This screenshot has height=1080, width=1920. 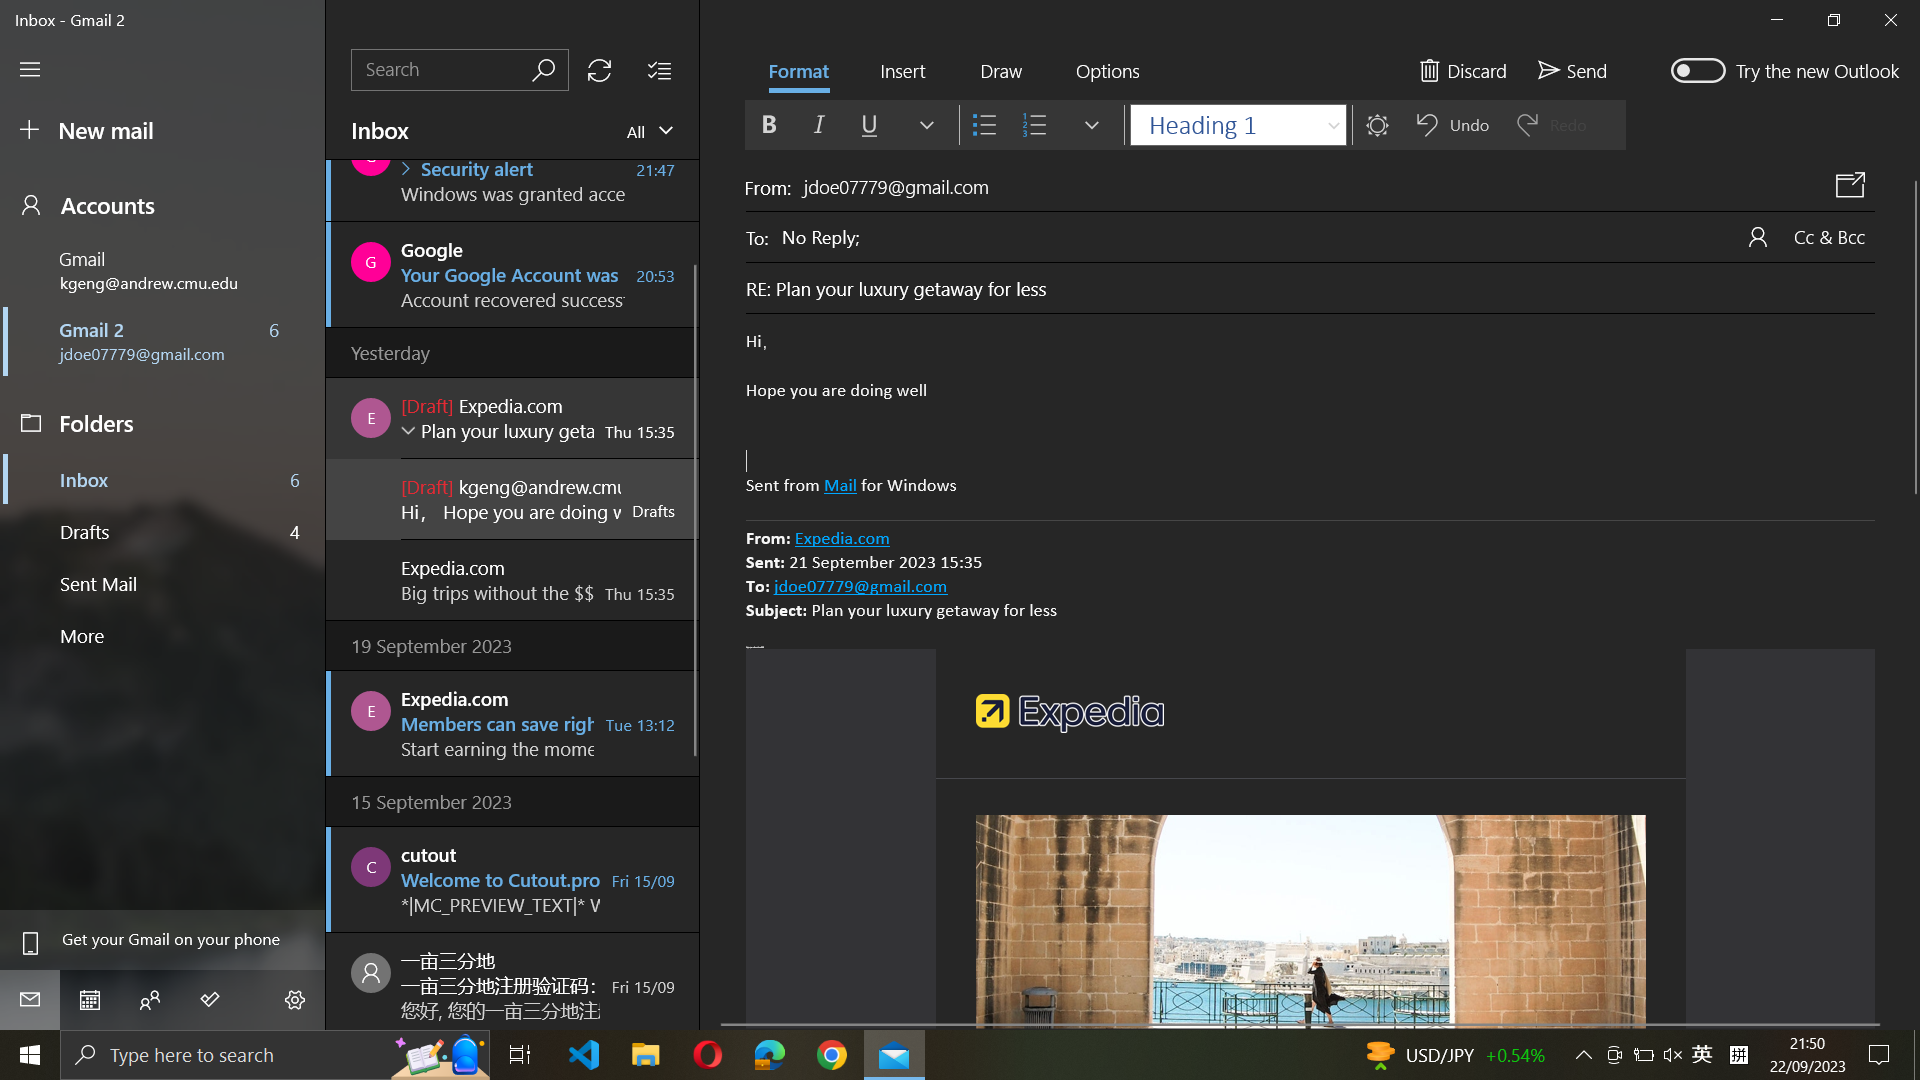 I want to click on a numbered list format to the selected text, so click(x=1310, y=414).